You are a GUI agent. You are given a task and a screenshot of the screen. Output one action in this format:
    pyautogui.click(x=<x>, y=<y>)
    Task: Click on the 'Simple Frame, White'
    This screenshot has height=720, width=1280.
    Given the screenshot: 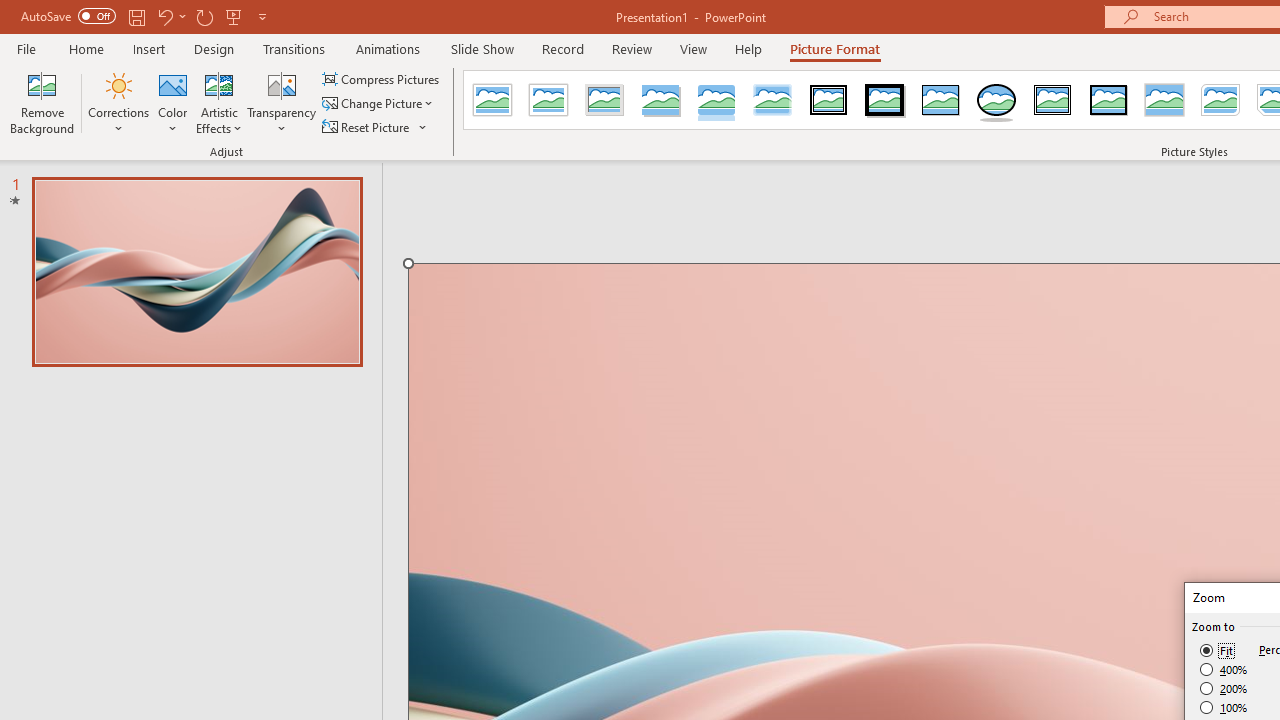 What is the action you would take?
    pyautogui.click(x=492, y=100)
    